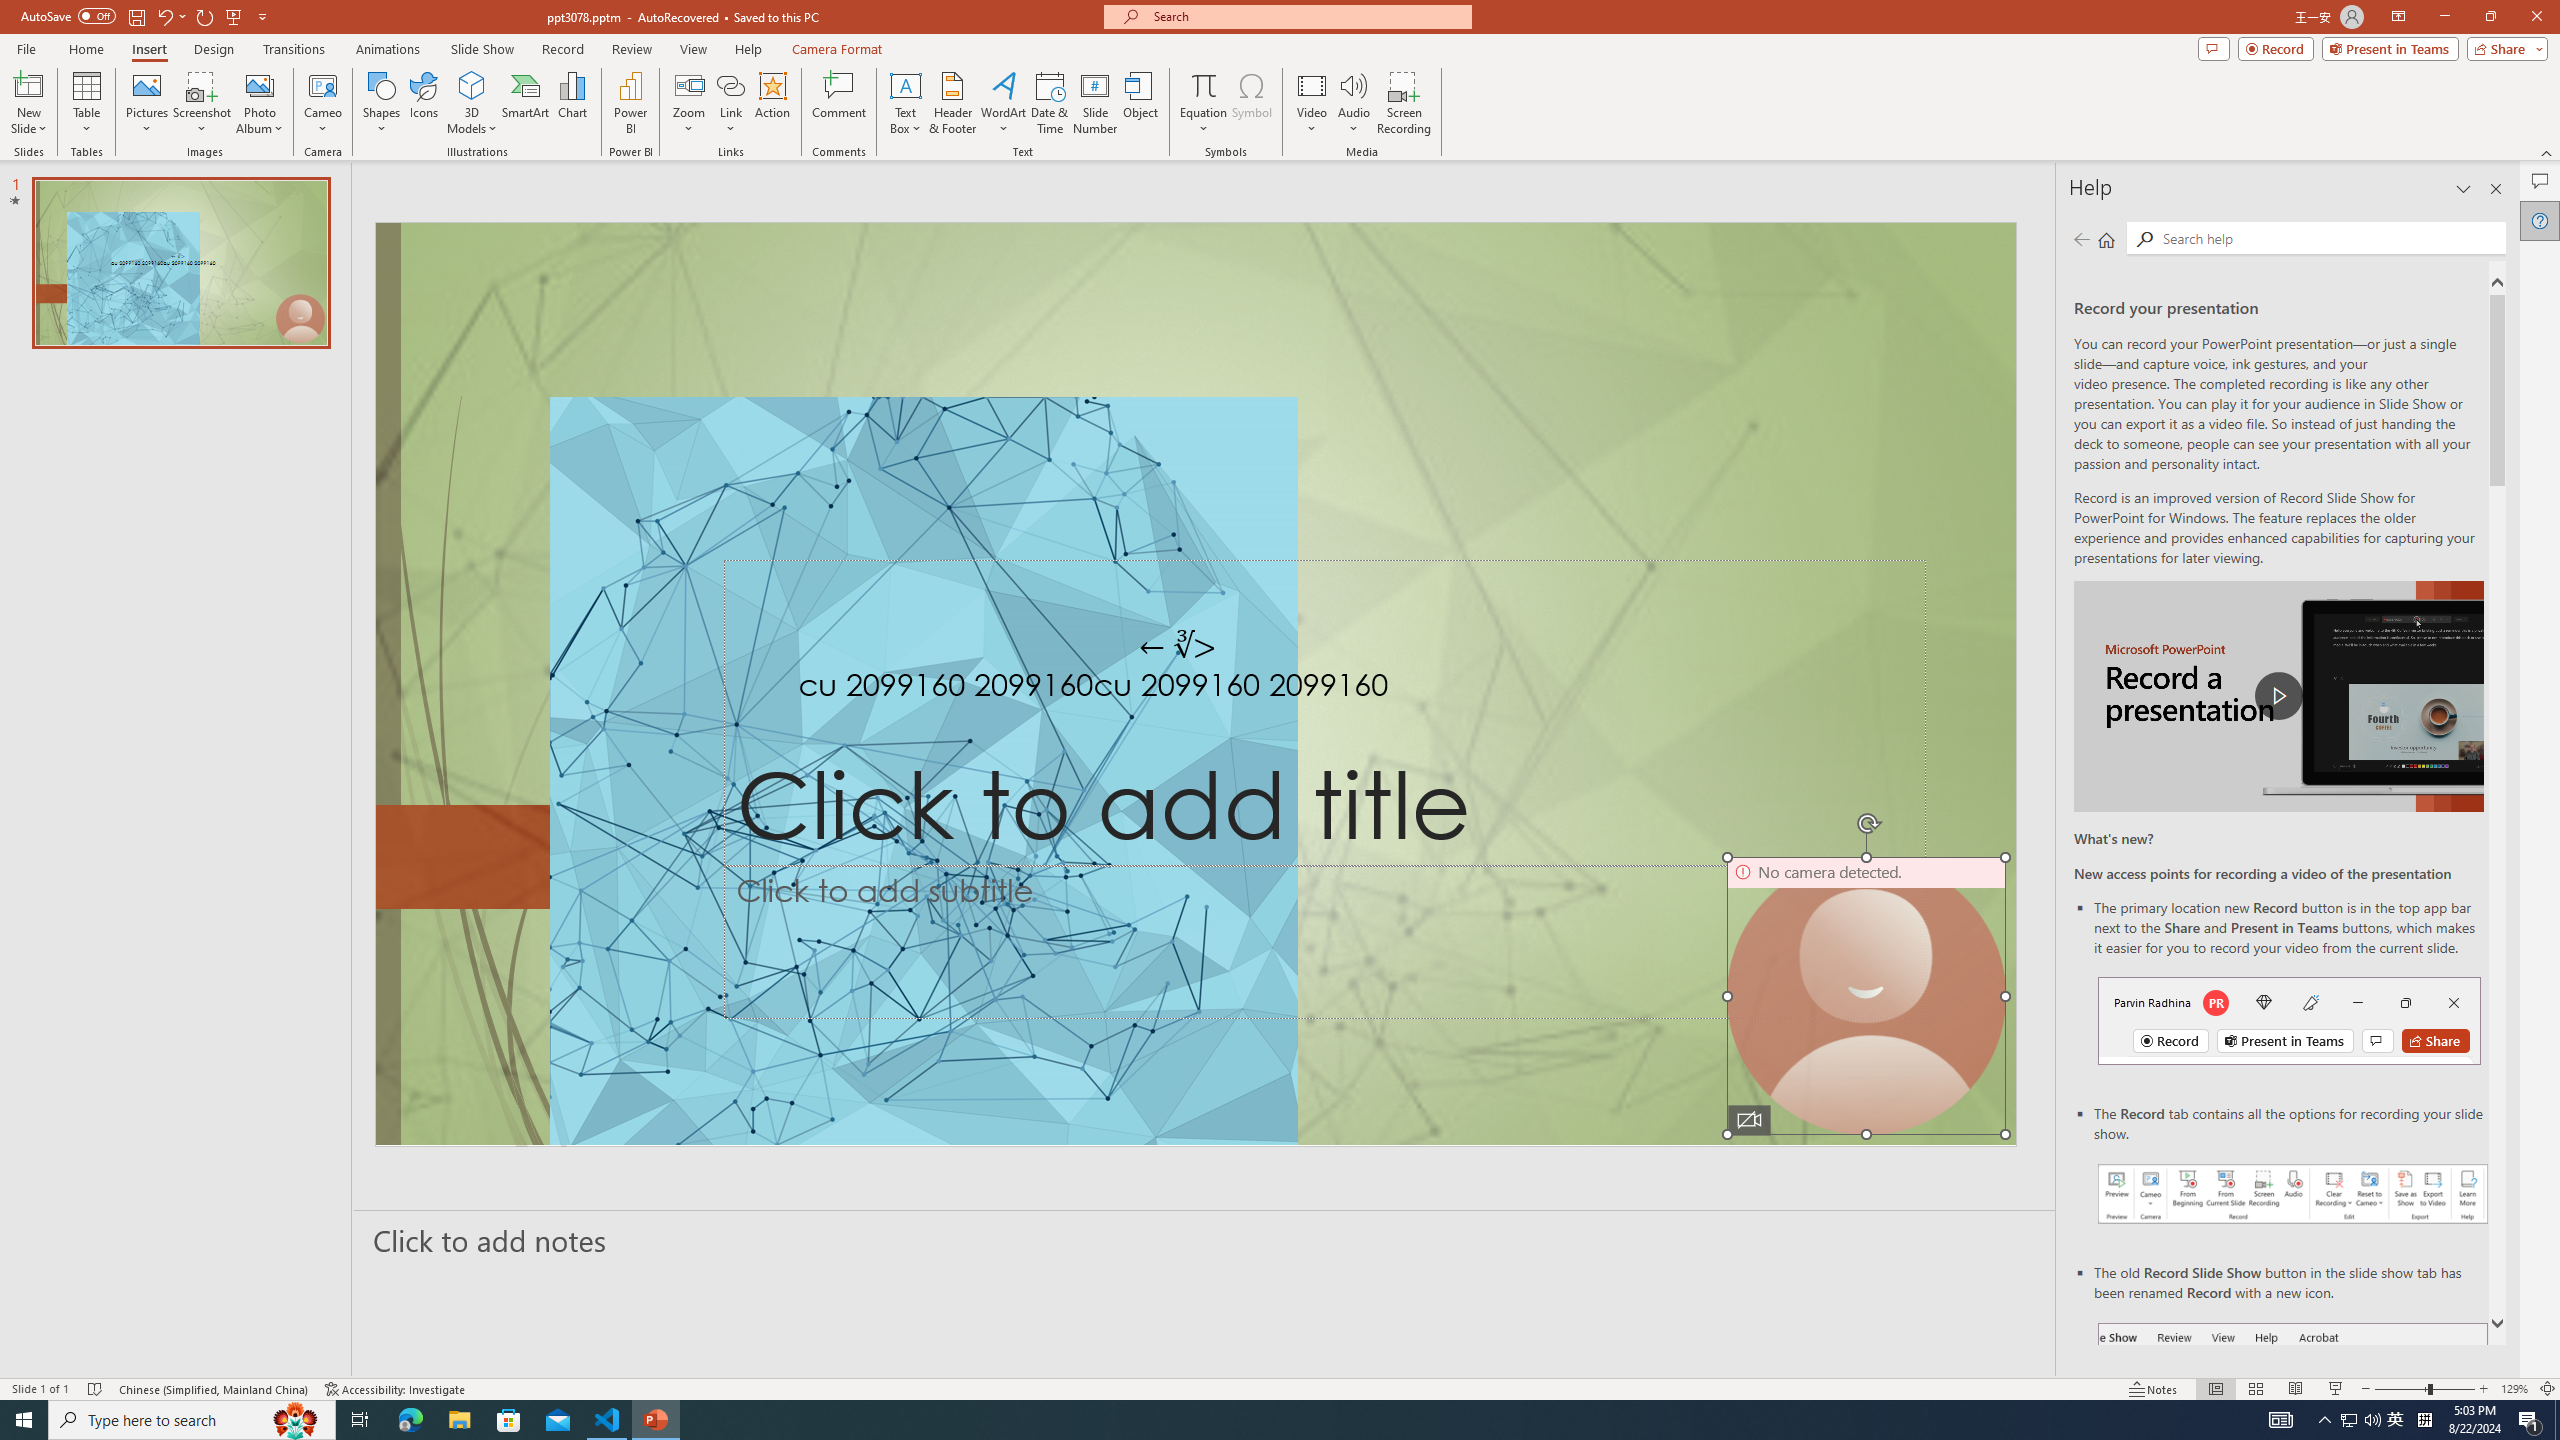  What do you see at coordinates (2080, 238) in the screenshot?
I see `'Previous page'` at bounding box center [2080, 238].